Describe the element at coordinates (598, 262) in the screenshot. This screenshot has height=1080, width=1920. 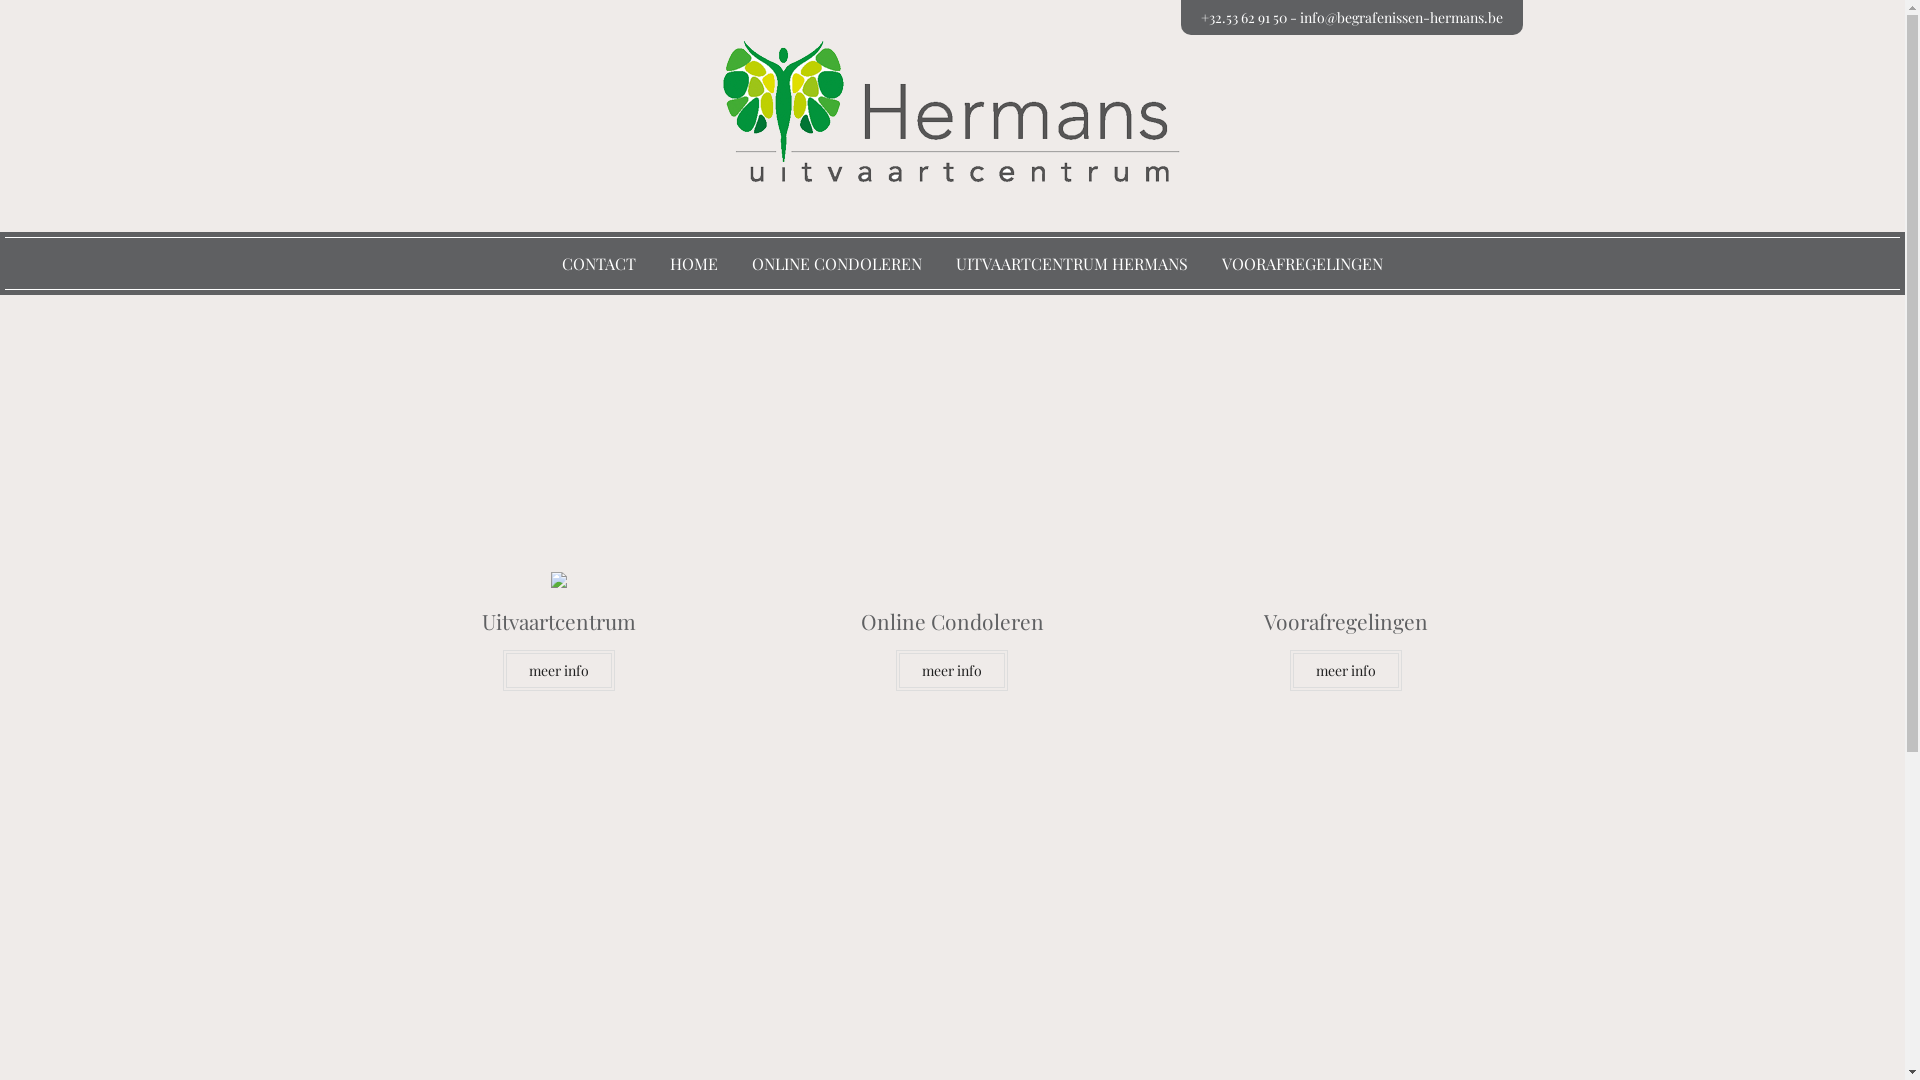
I see `'CONTACT'` at that location.